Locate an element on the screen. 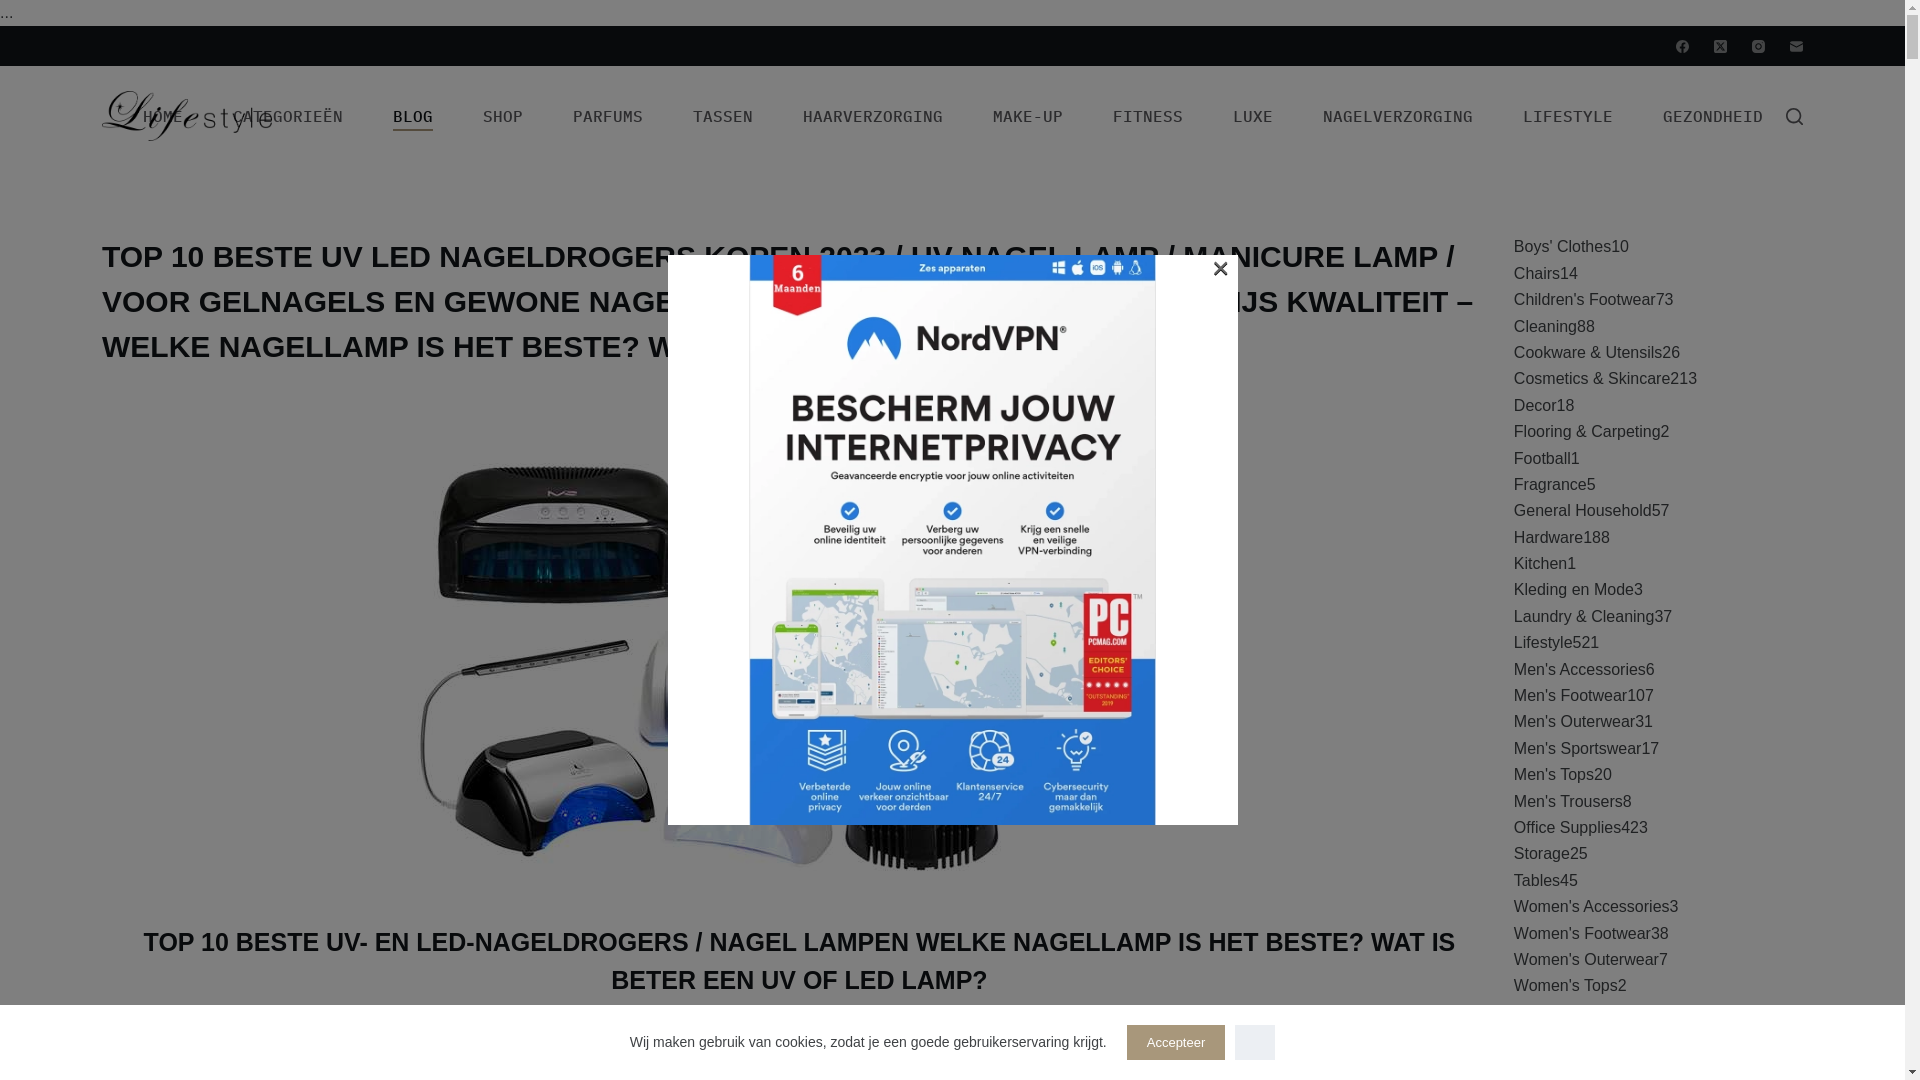  'LUXE' is located at coordinates (1251, 115).